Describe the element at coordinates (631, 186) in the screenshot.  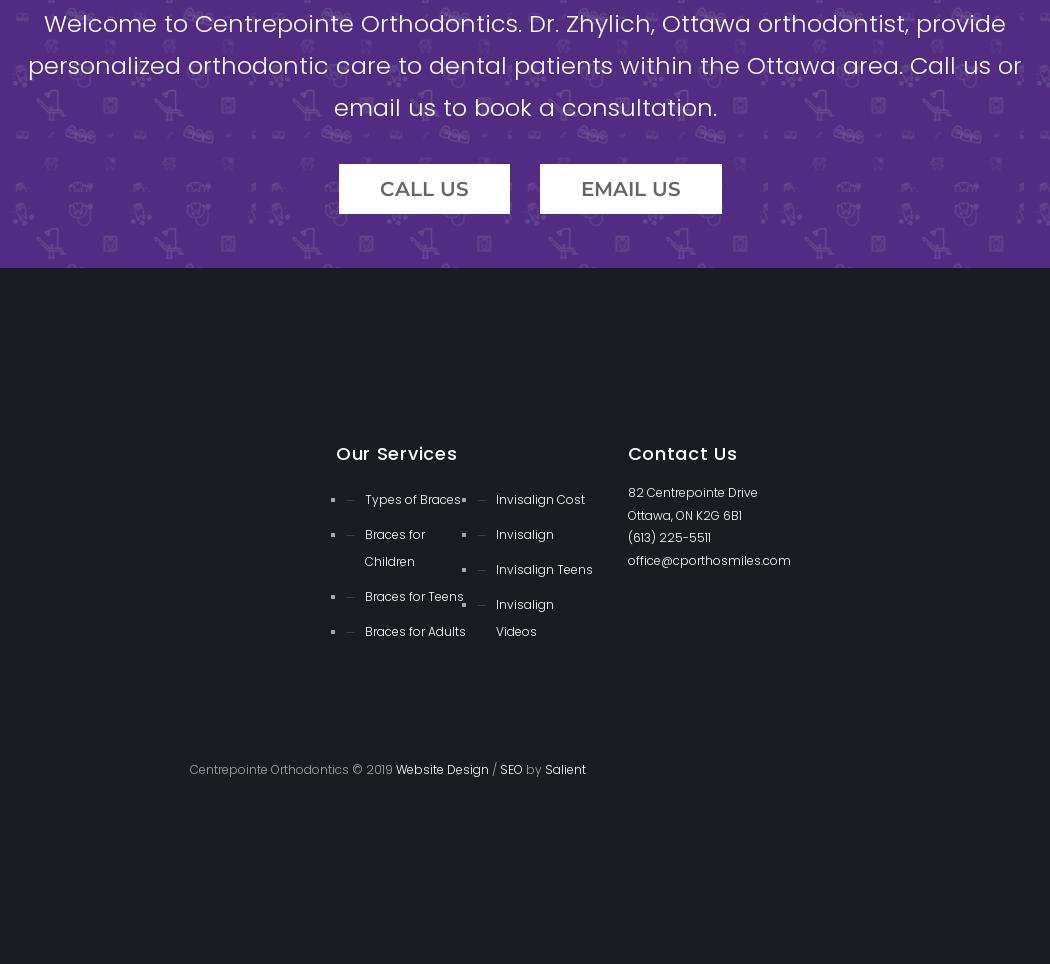
I see `'Email Us'` at that location.